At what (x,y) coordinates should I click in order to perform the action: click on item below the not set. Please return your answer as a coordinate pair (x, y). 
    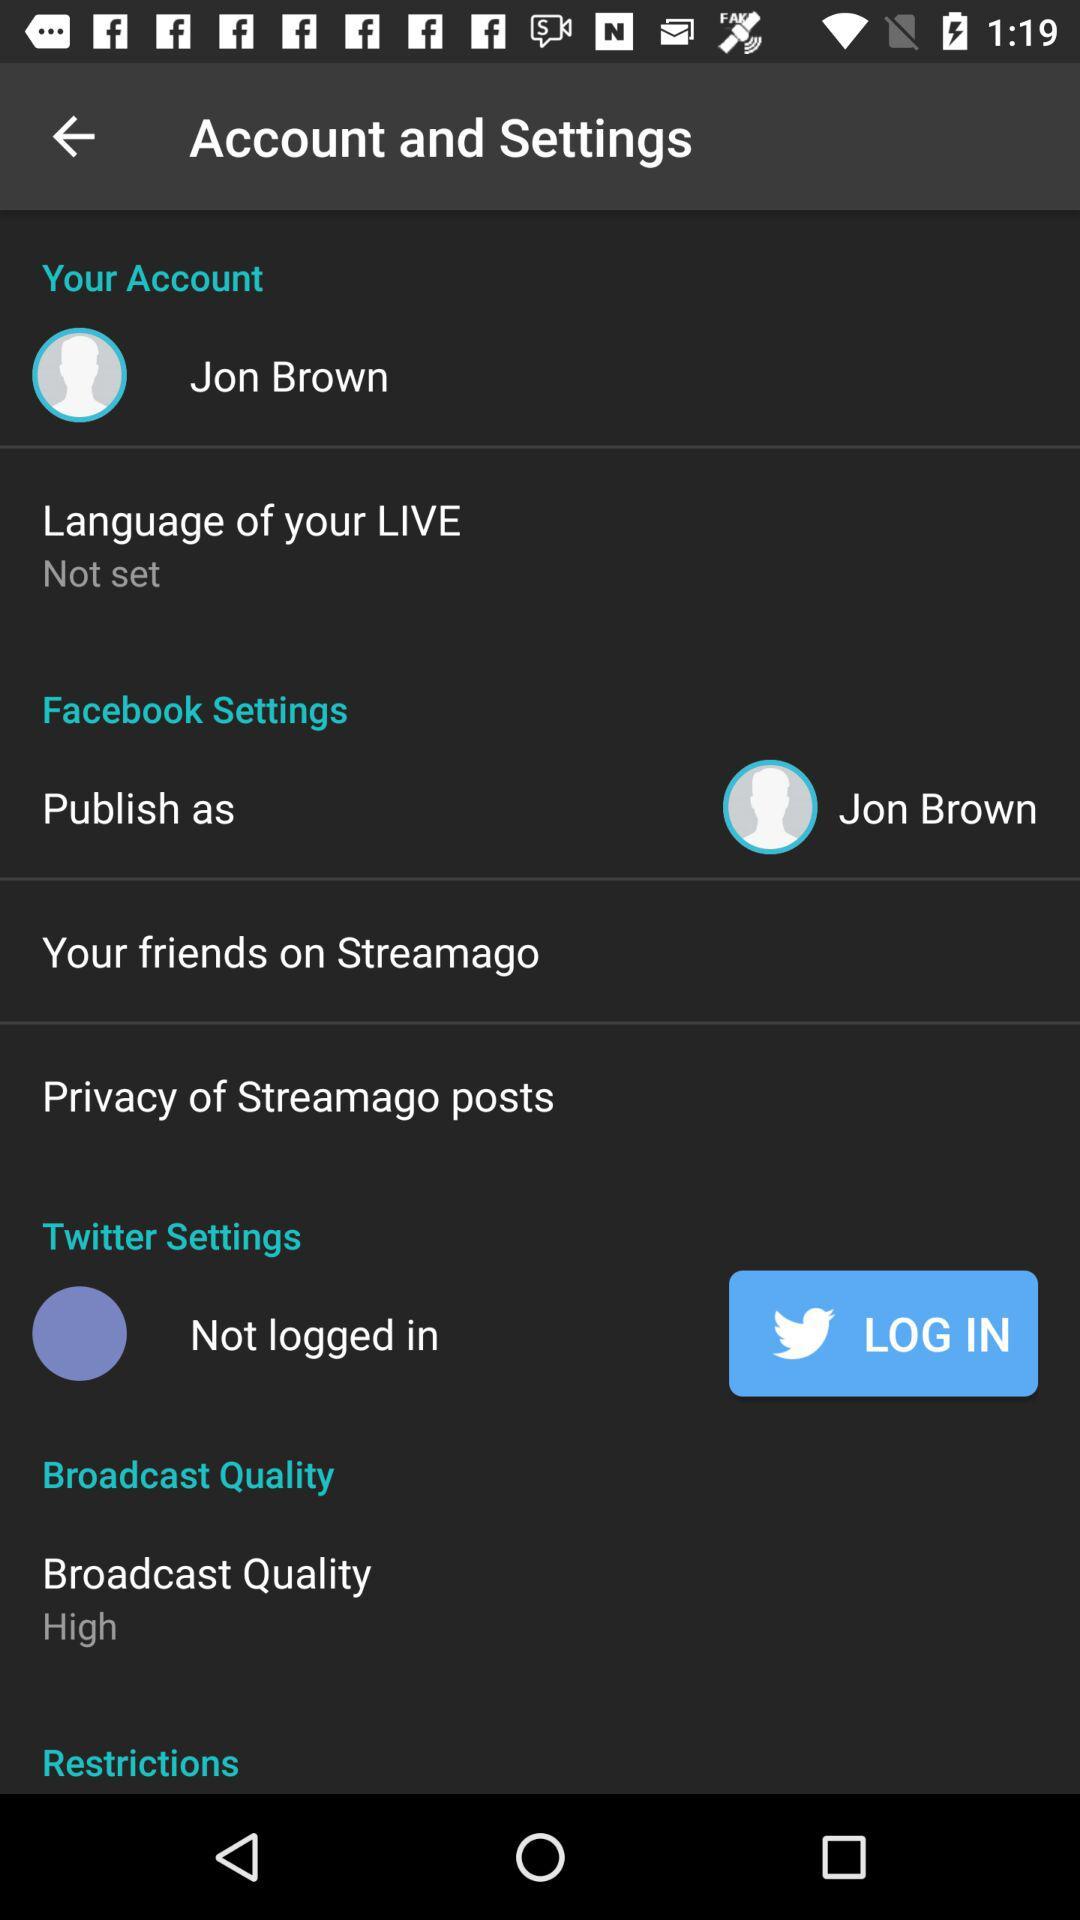
    Looking at the image, I should click on (540, 687).